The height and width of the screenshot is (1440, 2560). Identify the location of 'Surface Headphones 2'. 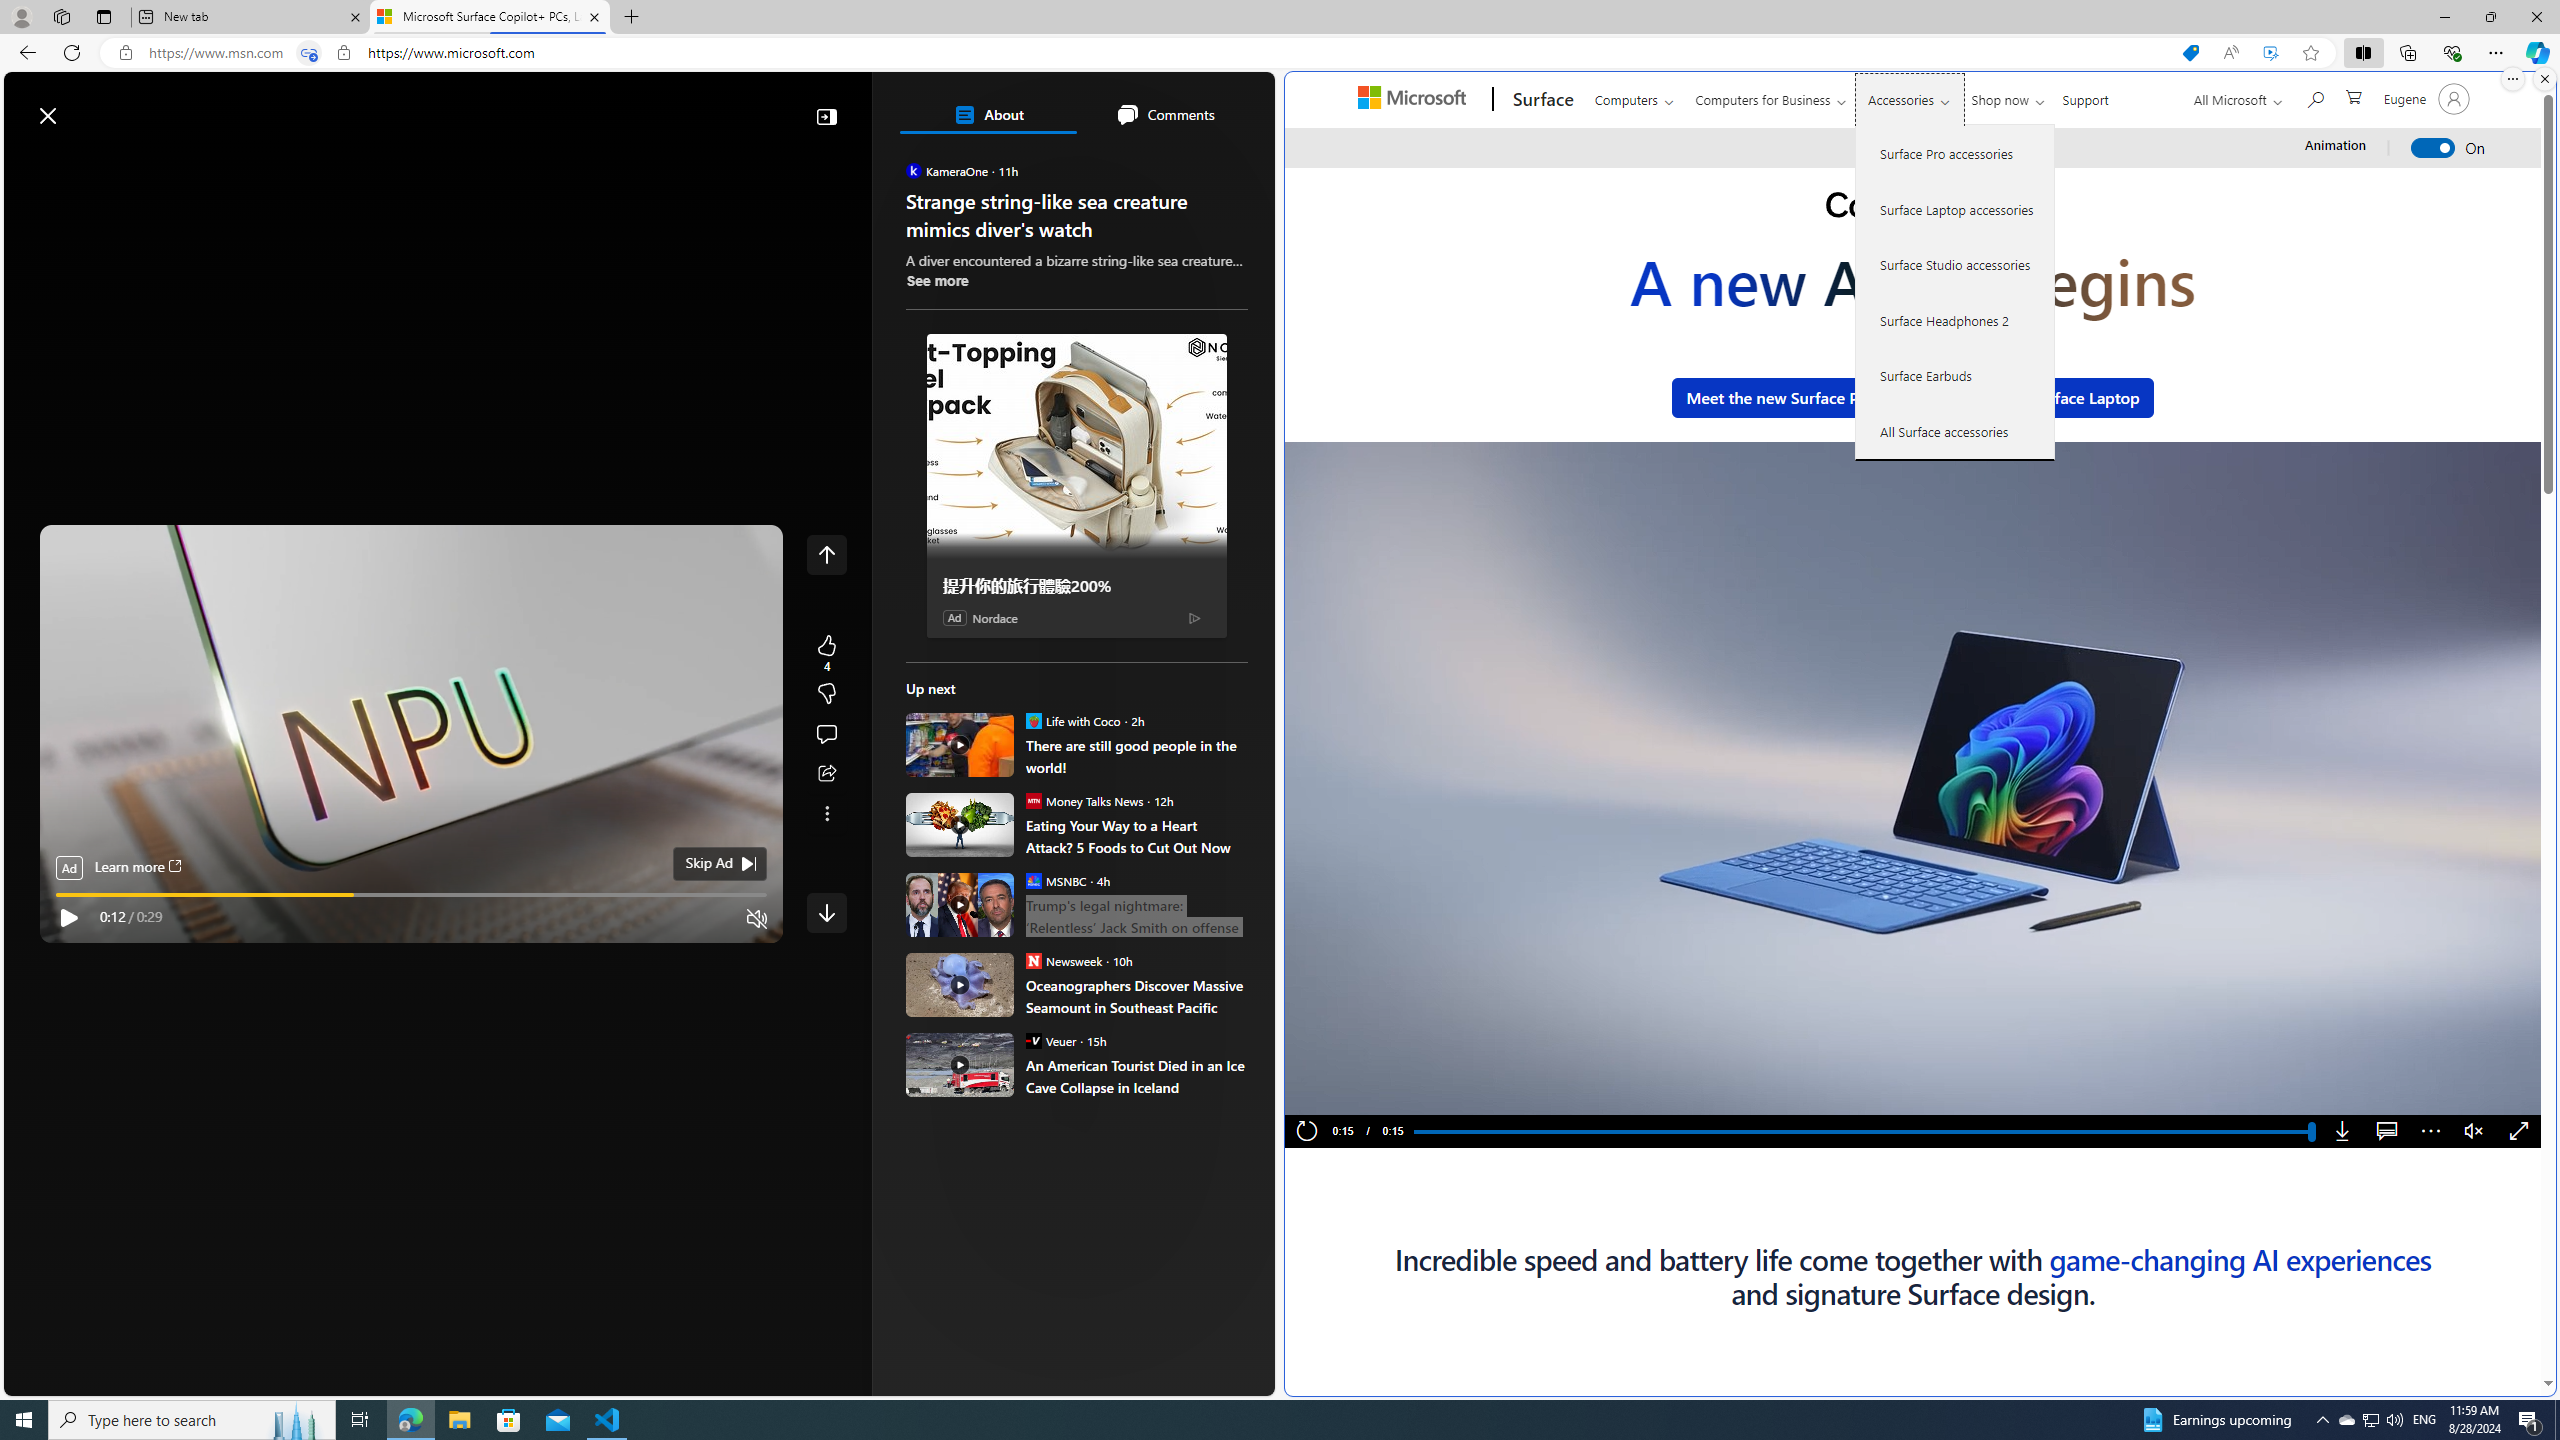
(1954, 319).